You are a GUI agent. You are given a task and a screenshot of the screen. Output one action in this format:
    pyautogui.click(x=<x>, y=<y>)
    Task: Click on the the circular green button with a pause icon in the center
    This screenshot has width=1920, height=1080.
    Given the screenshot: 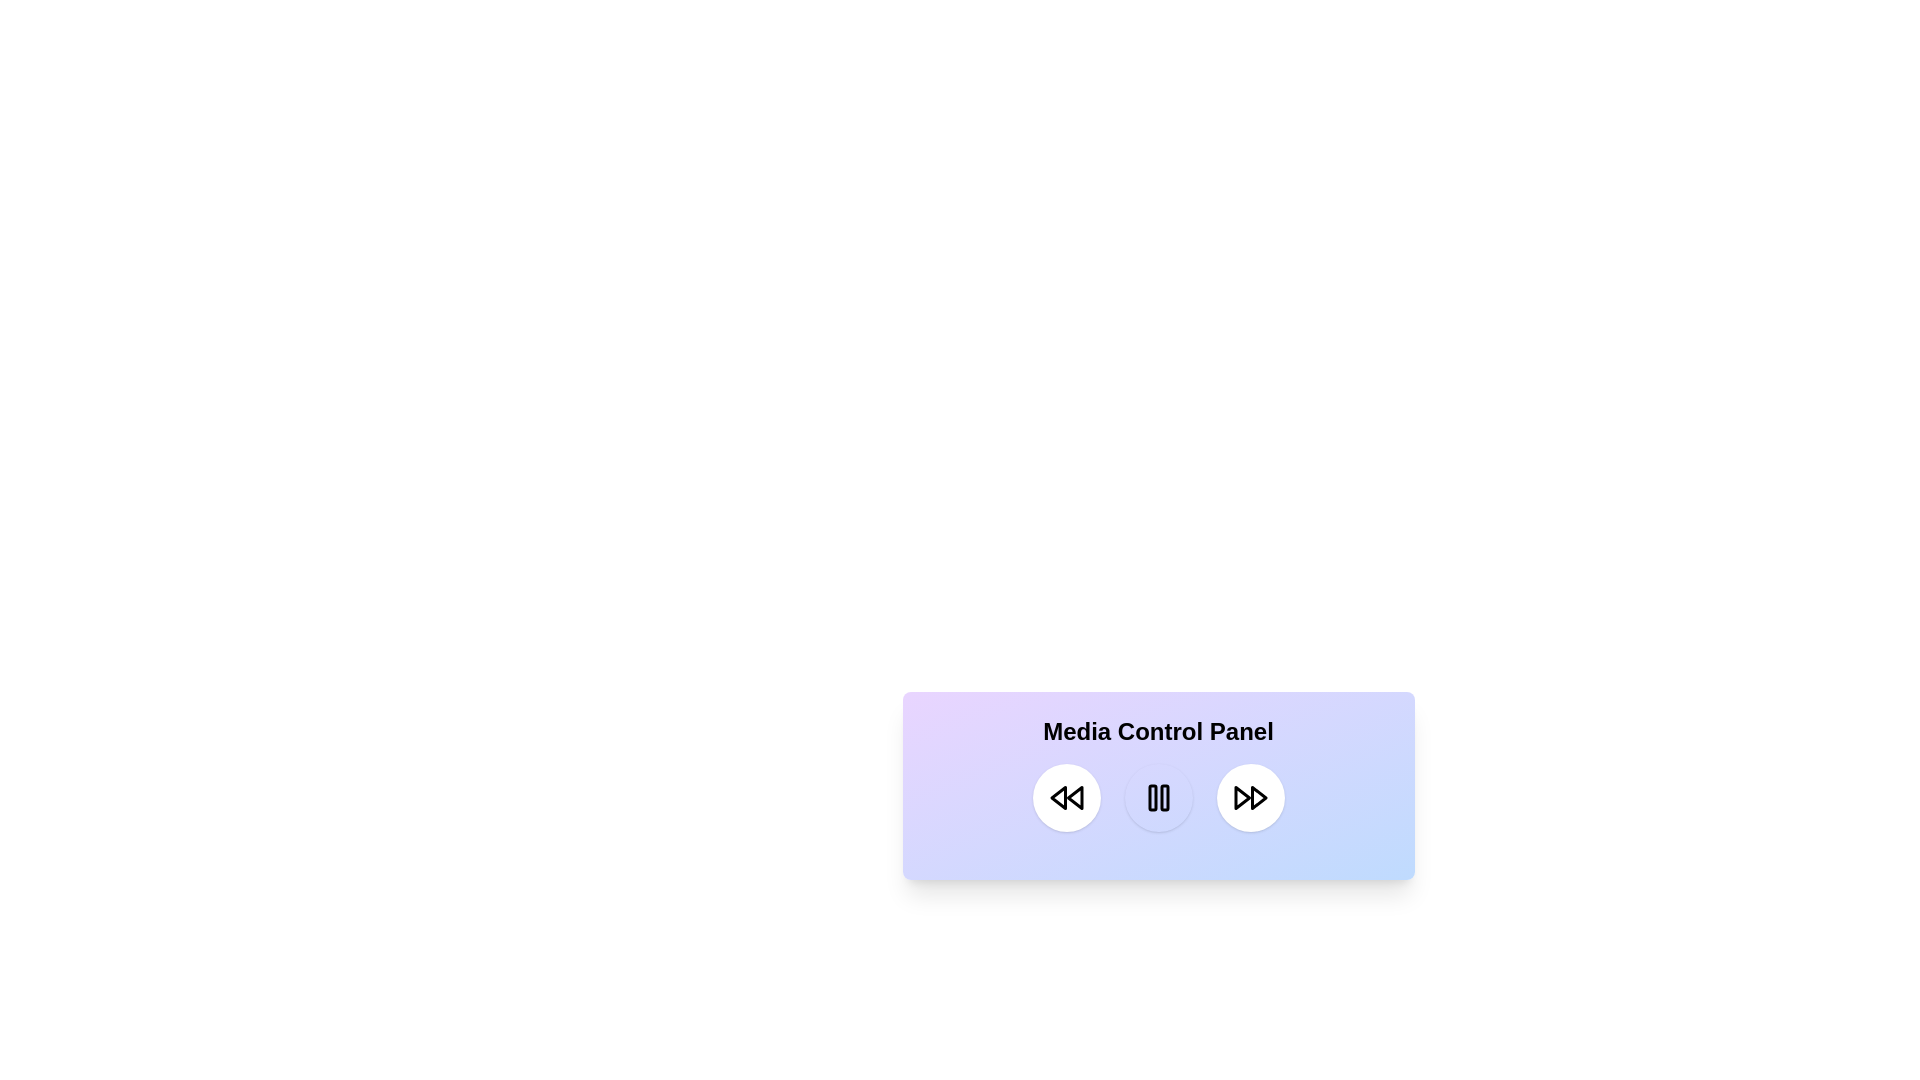 What is the action you would take?
    pyautogui.click(x=1158, y=797)
    